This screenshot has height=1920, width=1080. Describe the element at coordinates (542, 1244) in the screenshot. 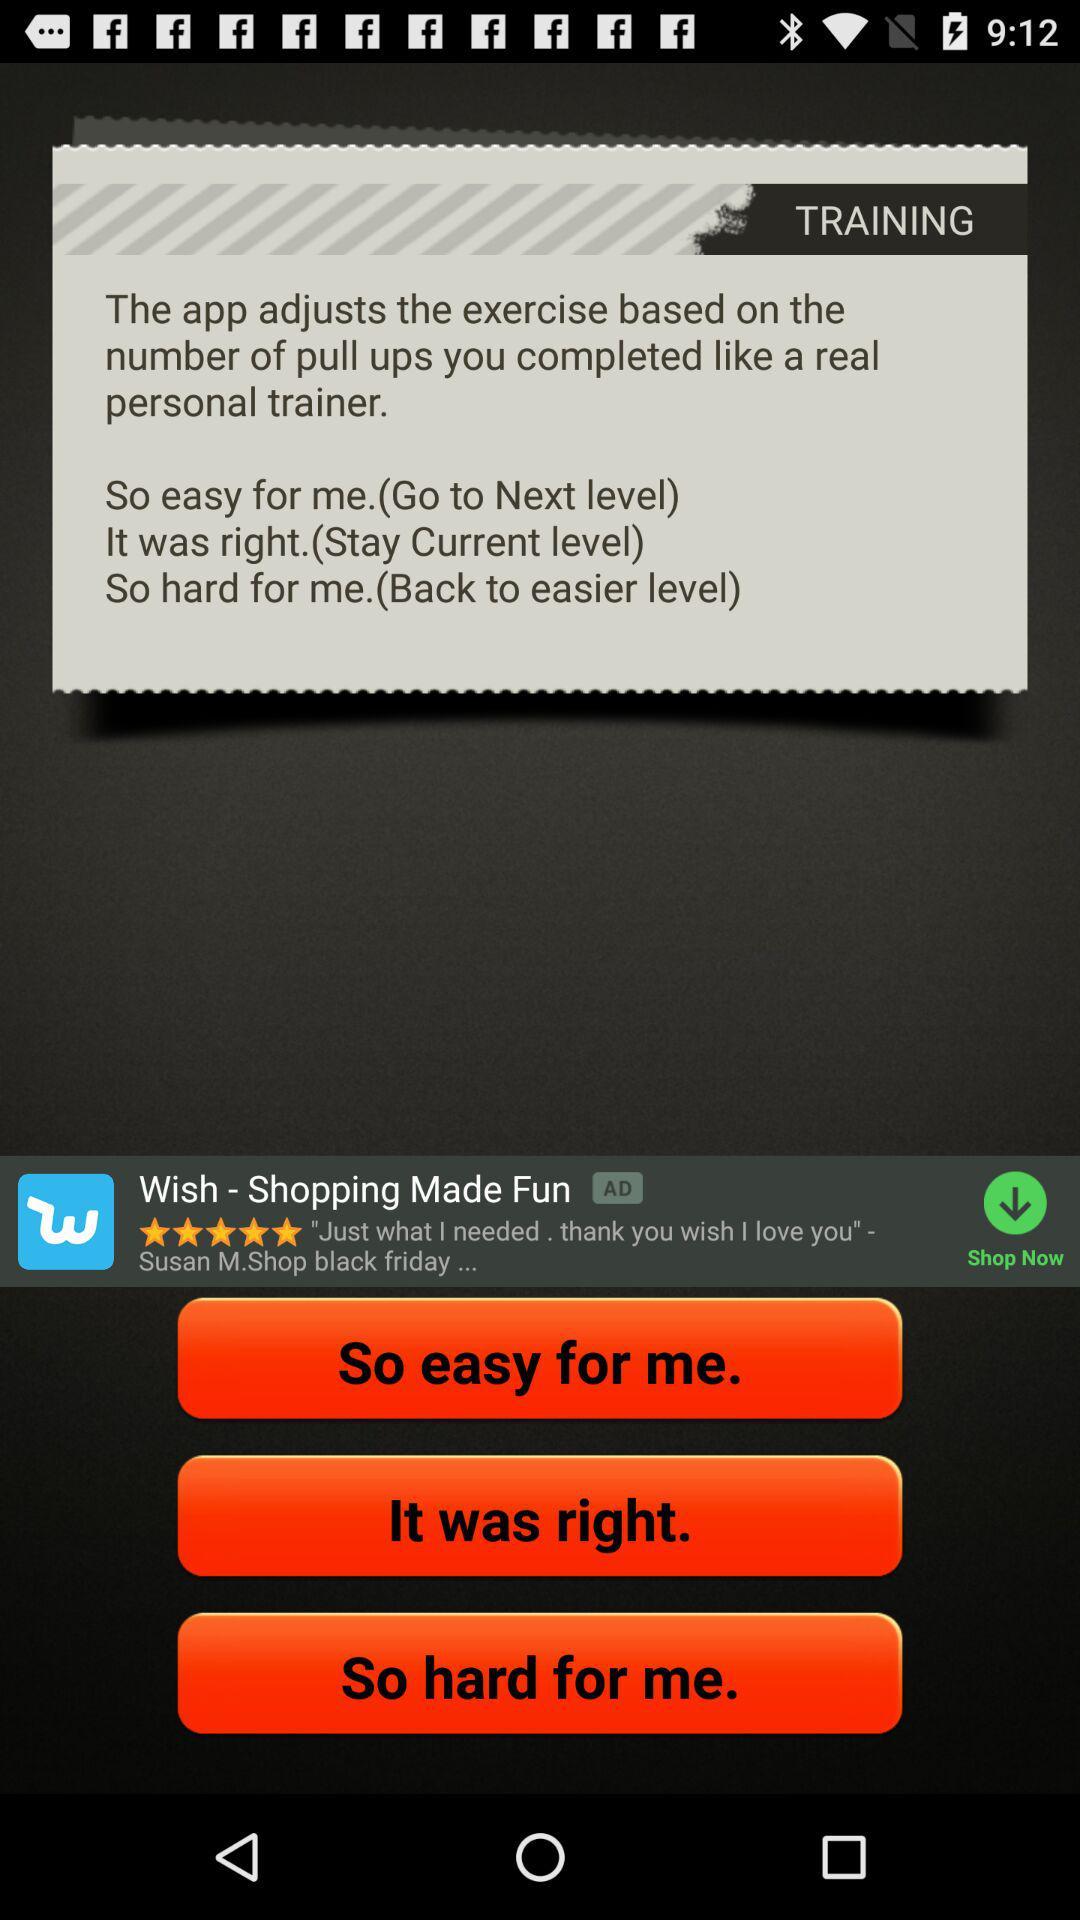

I see `the icon to the left of the shop now app` at that location.